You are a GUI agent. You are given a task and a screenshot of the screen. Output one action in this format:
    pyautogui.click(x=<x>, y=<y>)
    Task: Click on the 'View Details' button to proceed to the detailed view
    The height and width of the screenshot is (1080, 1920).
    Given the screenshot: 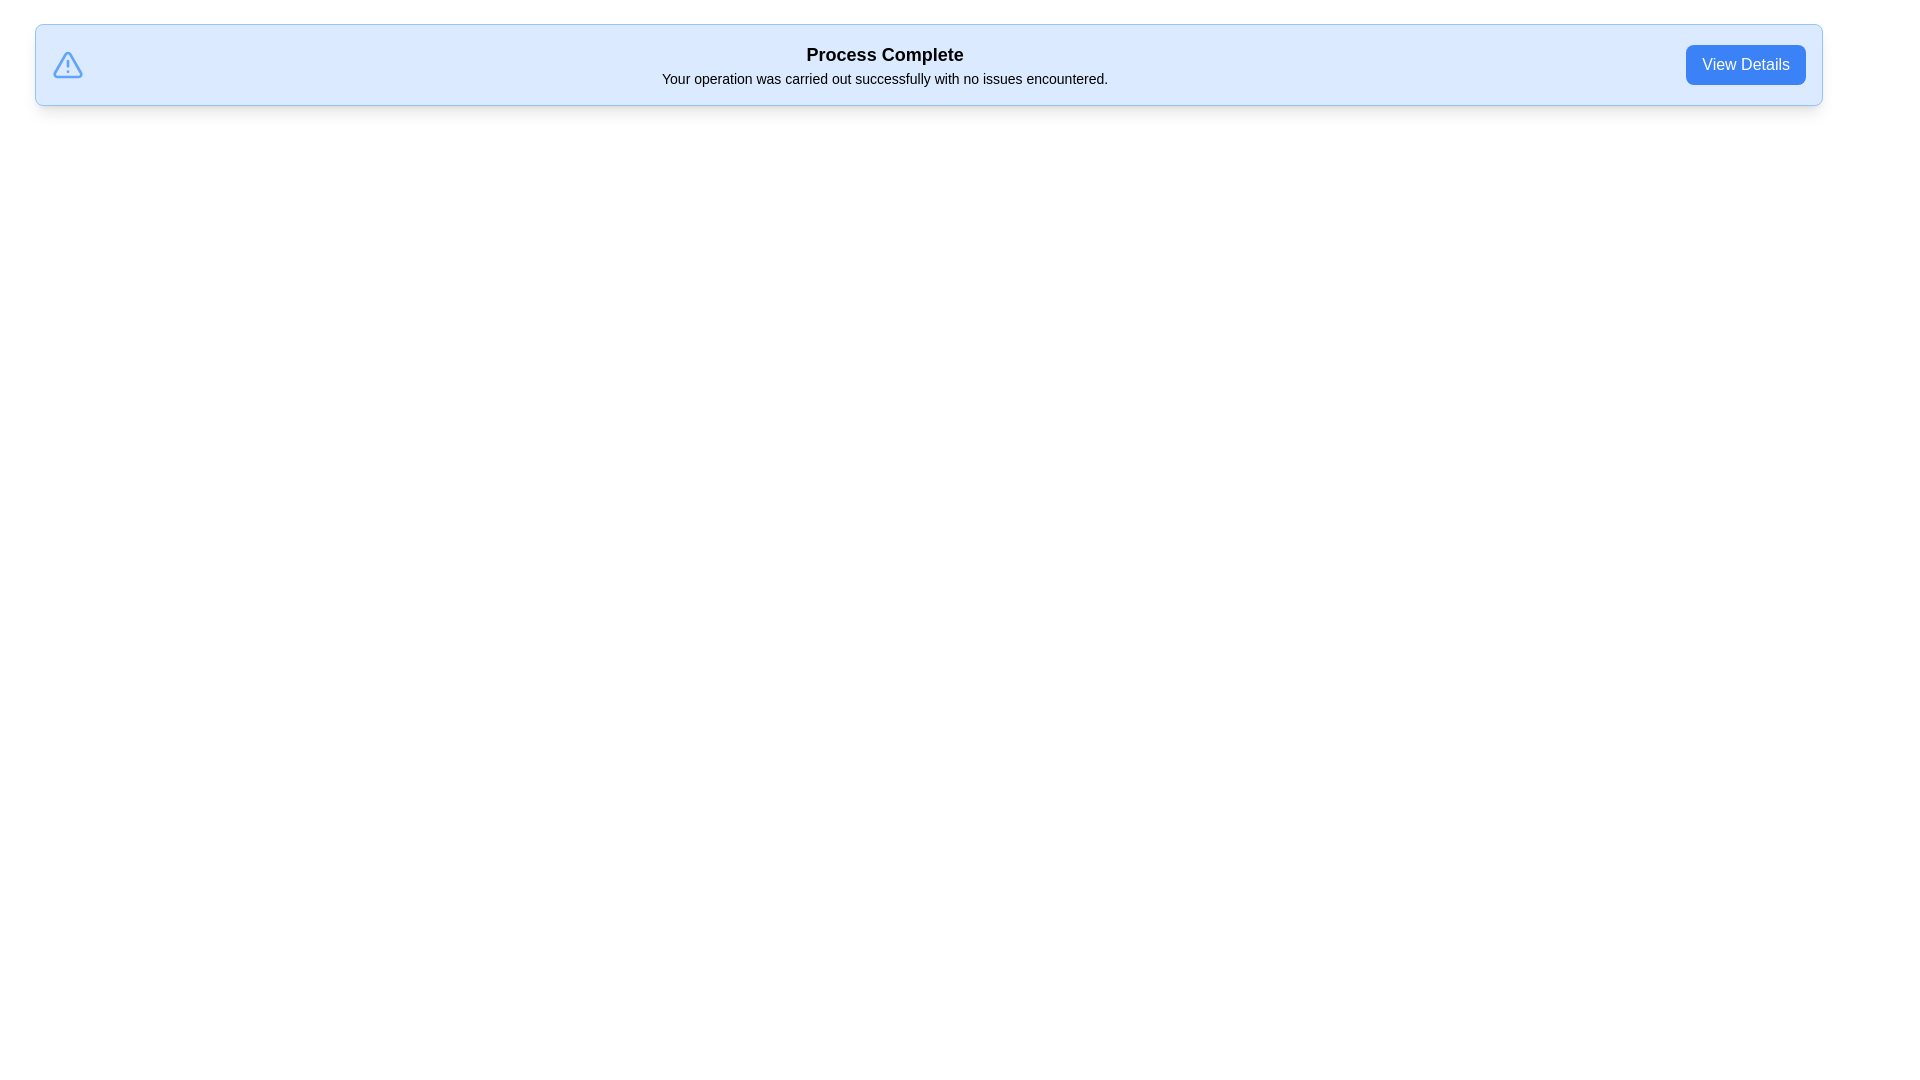 What is the action you would take?
    pyautogui.click(x=1745, y=64)
    